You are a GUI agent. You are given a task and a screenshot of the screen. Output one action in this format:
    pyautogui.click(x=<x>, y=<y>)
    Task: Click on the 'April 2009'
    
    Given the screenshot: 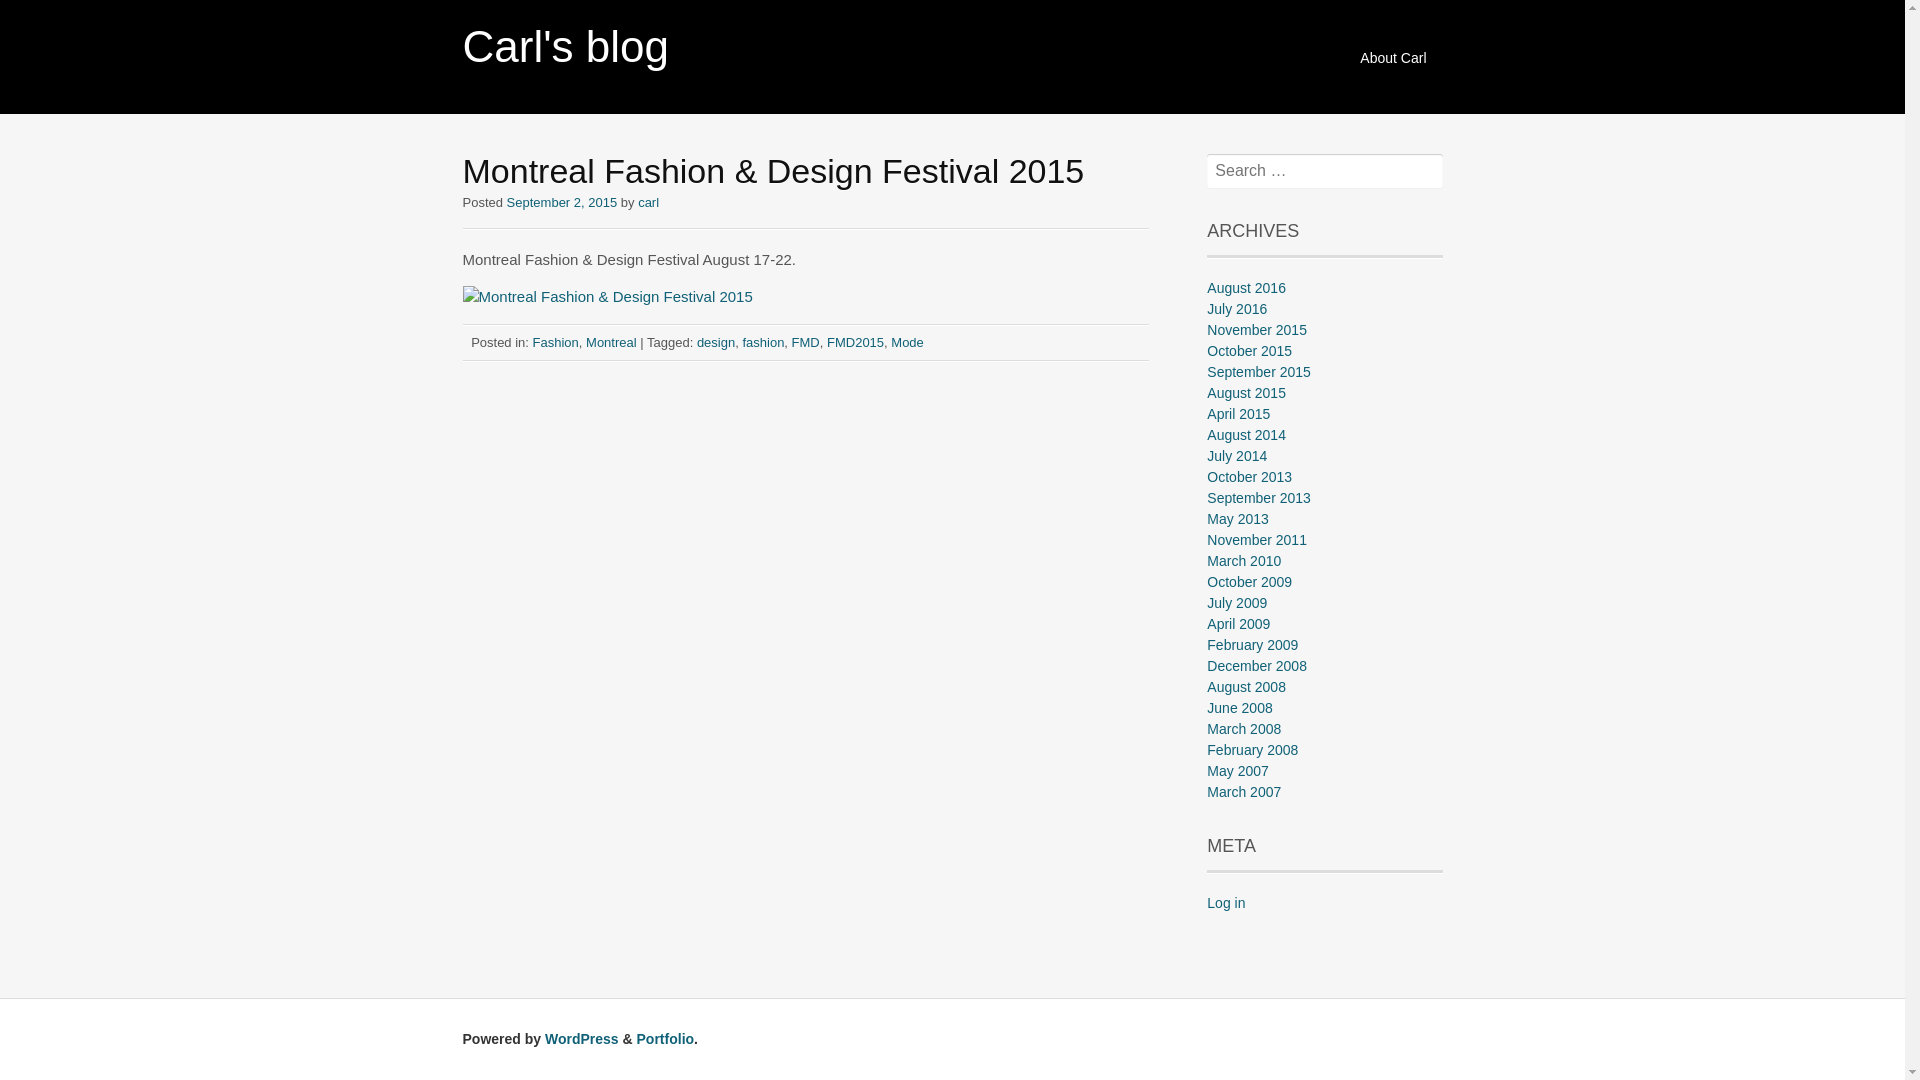 What is the action you would take?
    pyautogui.click(x=1237, y=623)
    